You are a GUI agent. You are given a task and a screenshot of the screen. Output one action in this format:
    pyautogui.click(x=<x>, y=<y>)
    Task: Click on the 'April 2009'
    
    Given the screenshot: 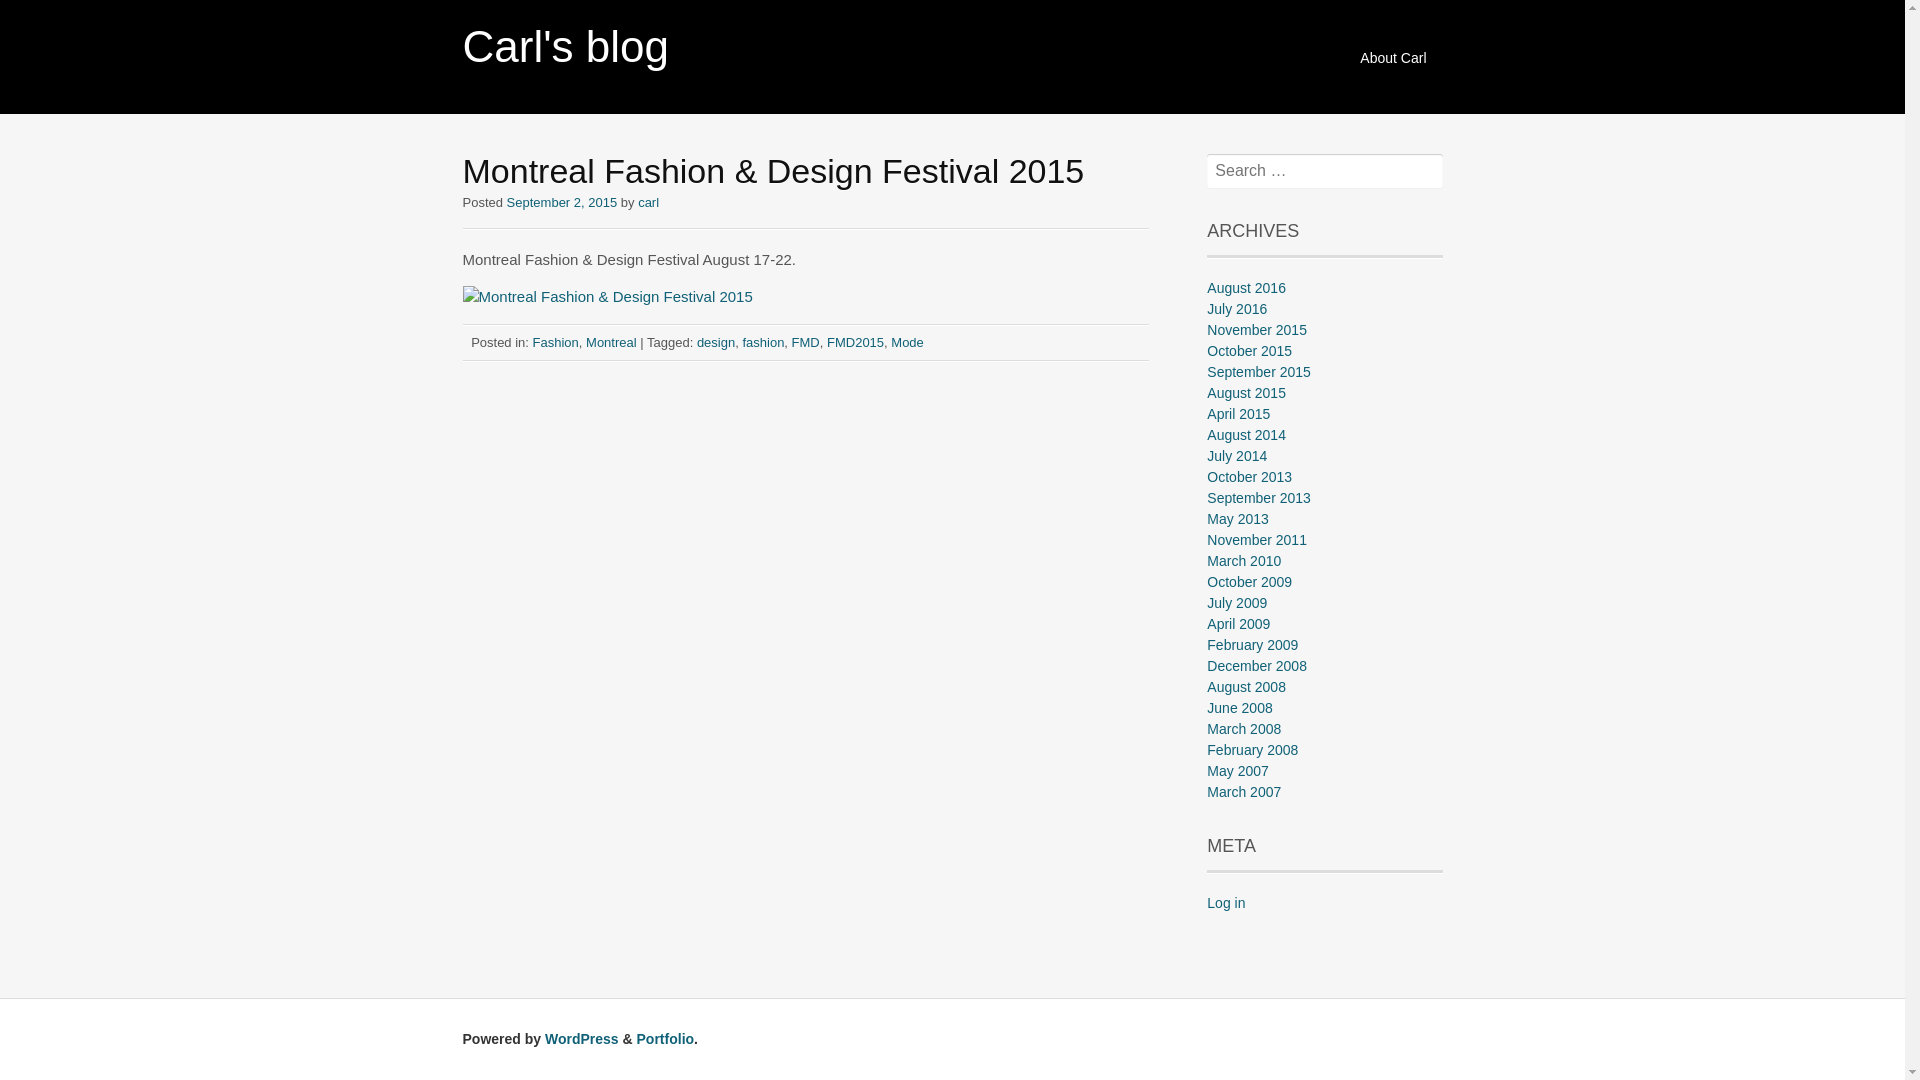 What is the action you would take?
    pyautogui.click(x=1237, y=623)
    